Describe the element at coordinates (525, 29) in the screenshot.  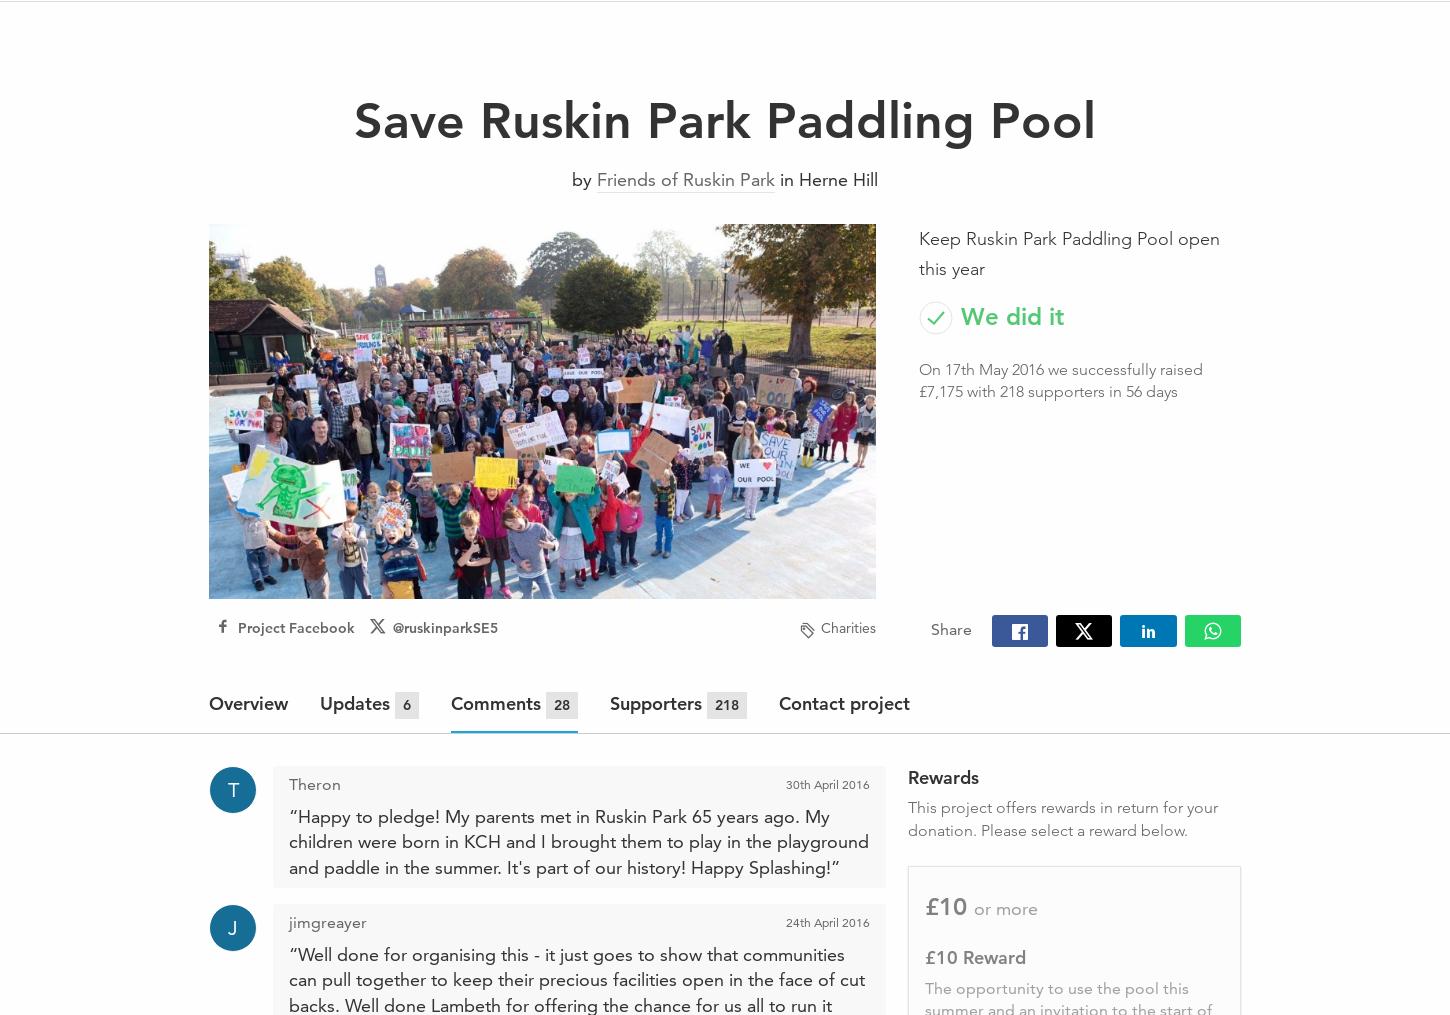
I see `'Explore'` at that location.